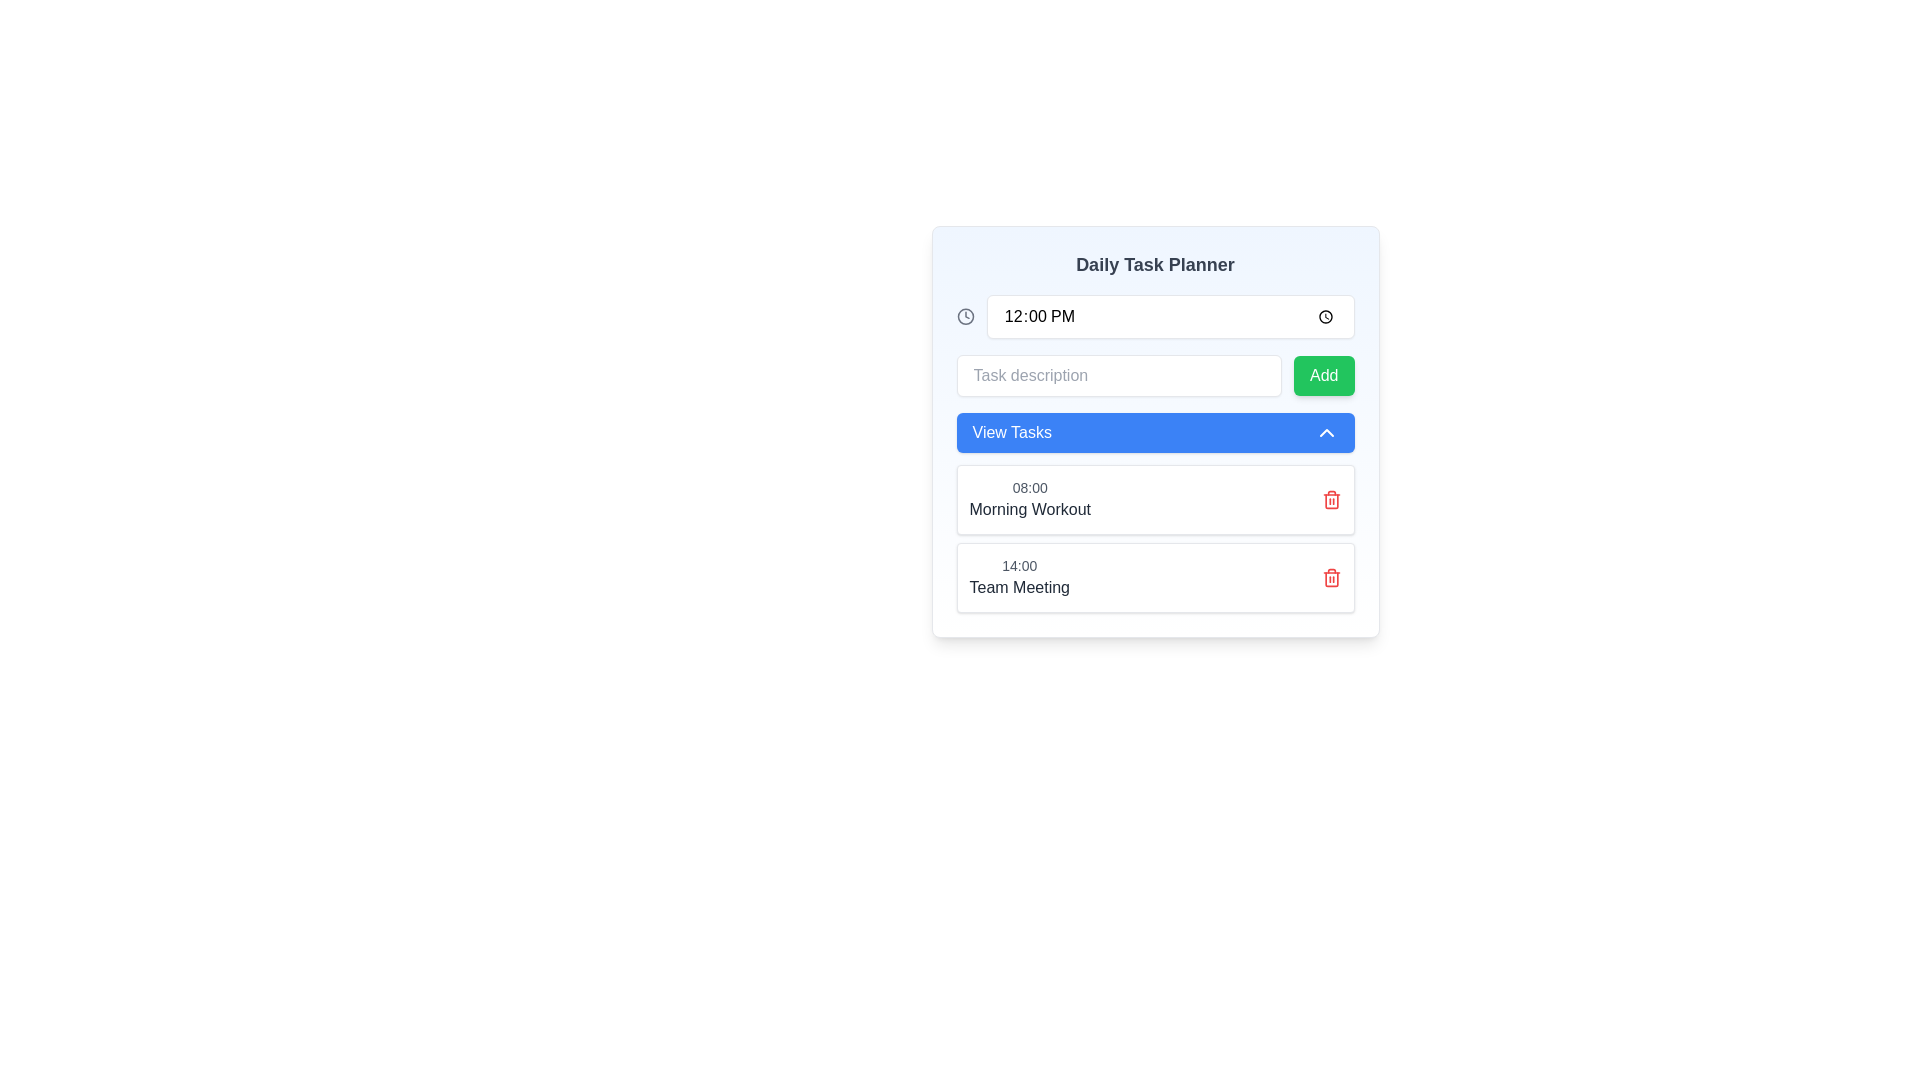  I want to click on the text label indicating the name or title of a scheduled task within the task management application, located centrally below the 'Daily Task Planner' title and above the 'Team Meeting' task, so click(1030, 508).